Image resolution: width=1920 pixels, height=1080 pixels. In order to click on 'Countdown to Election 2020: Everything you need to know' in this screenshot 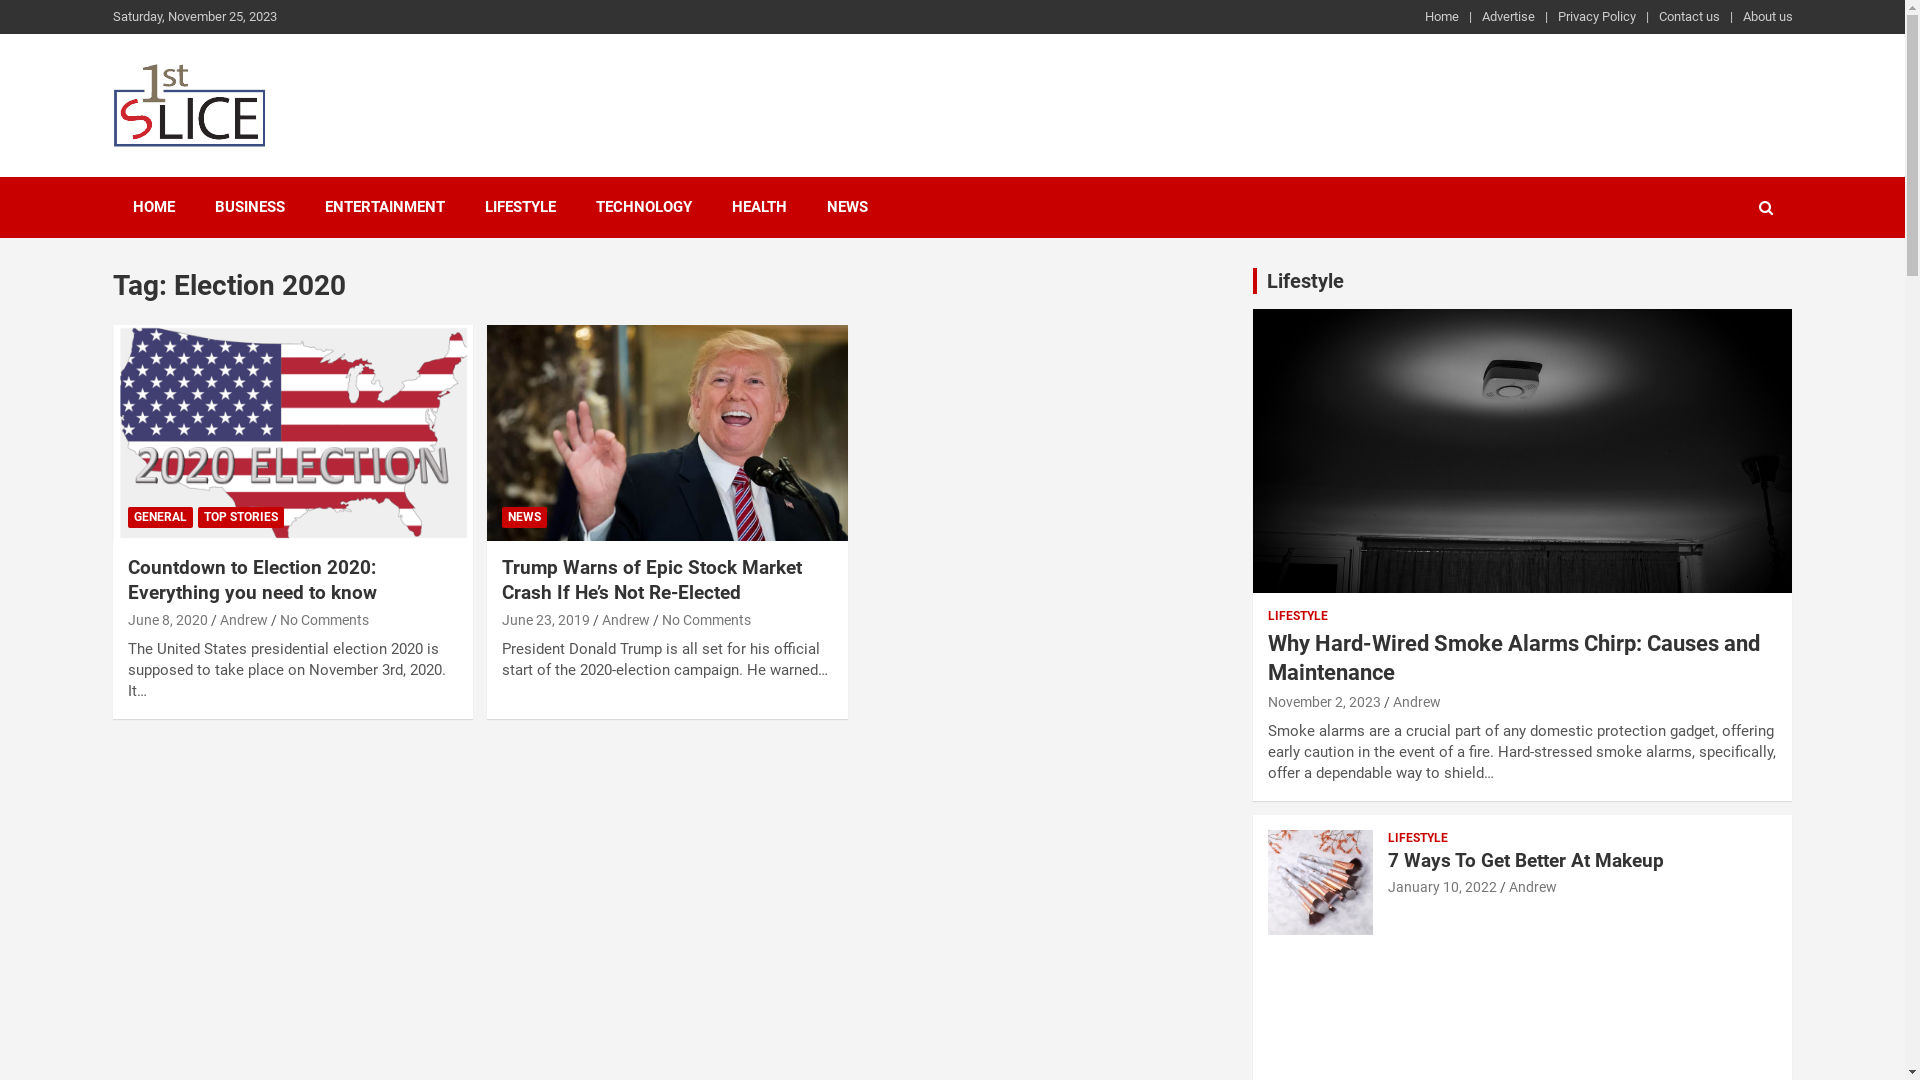, I will do `click(251, 579)`.